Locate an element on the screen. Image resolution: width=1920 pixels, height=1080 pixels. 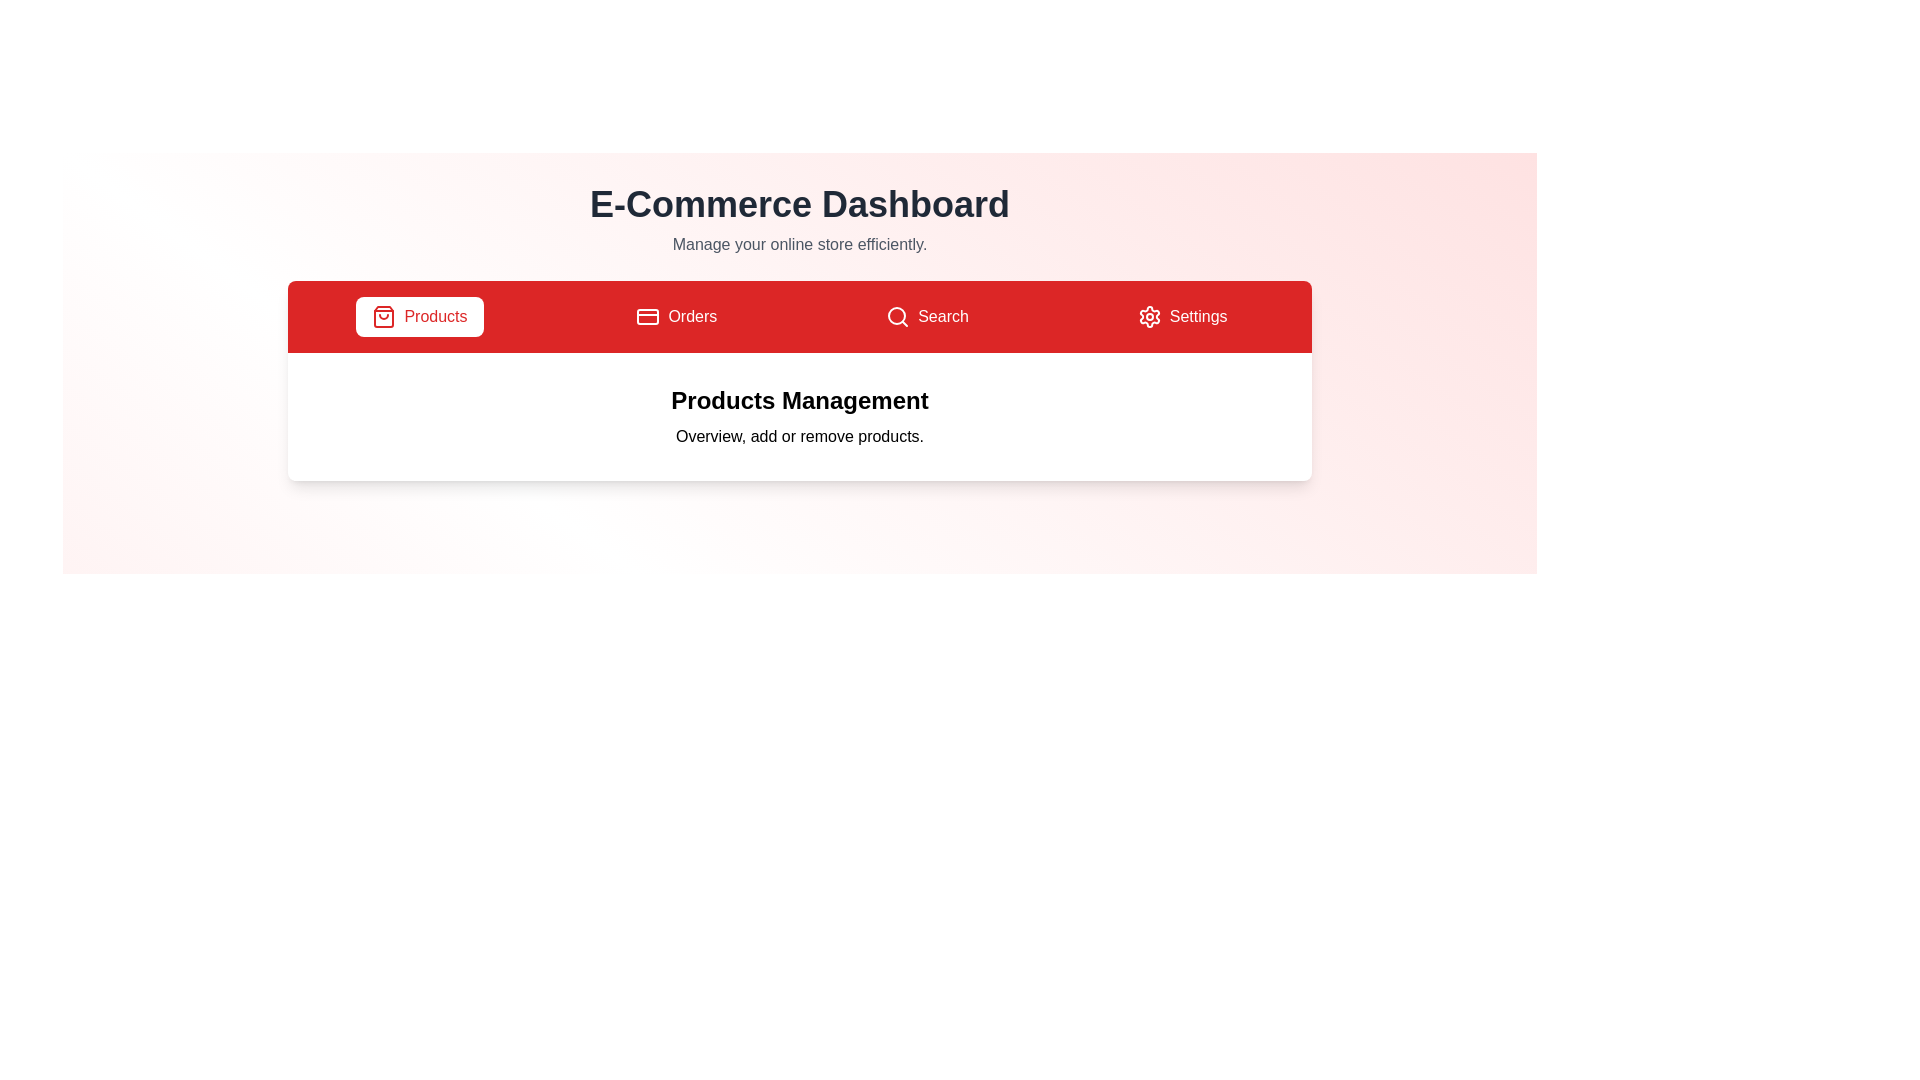
the red rounded rectangle element located inside the 'credit card' icon, positioned underneath the 'Products' label in the navigation bar is located at coordinates (648, 315).